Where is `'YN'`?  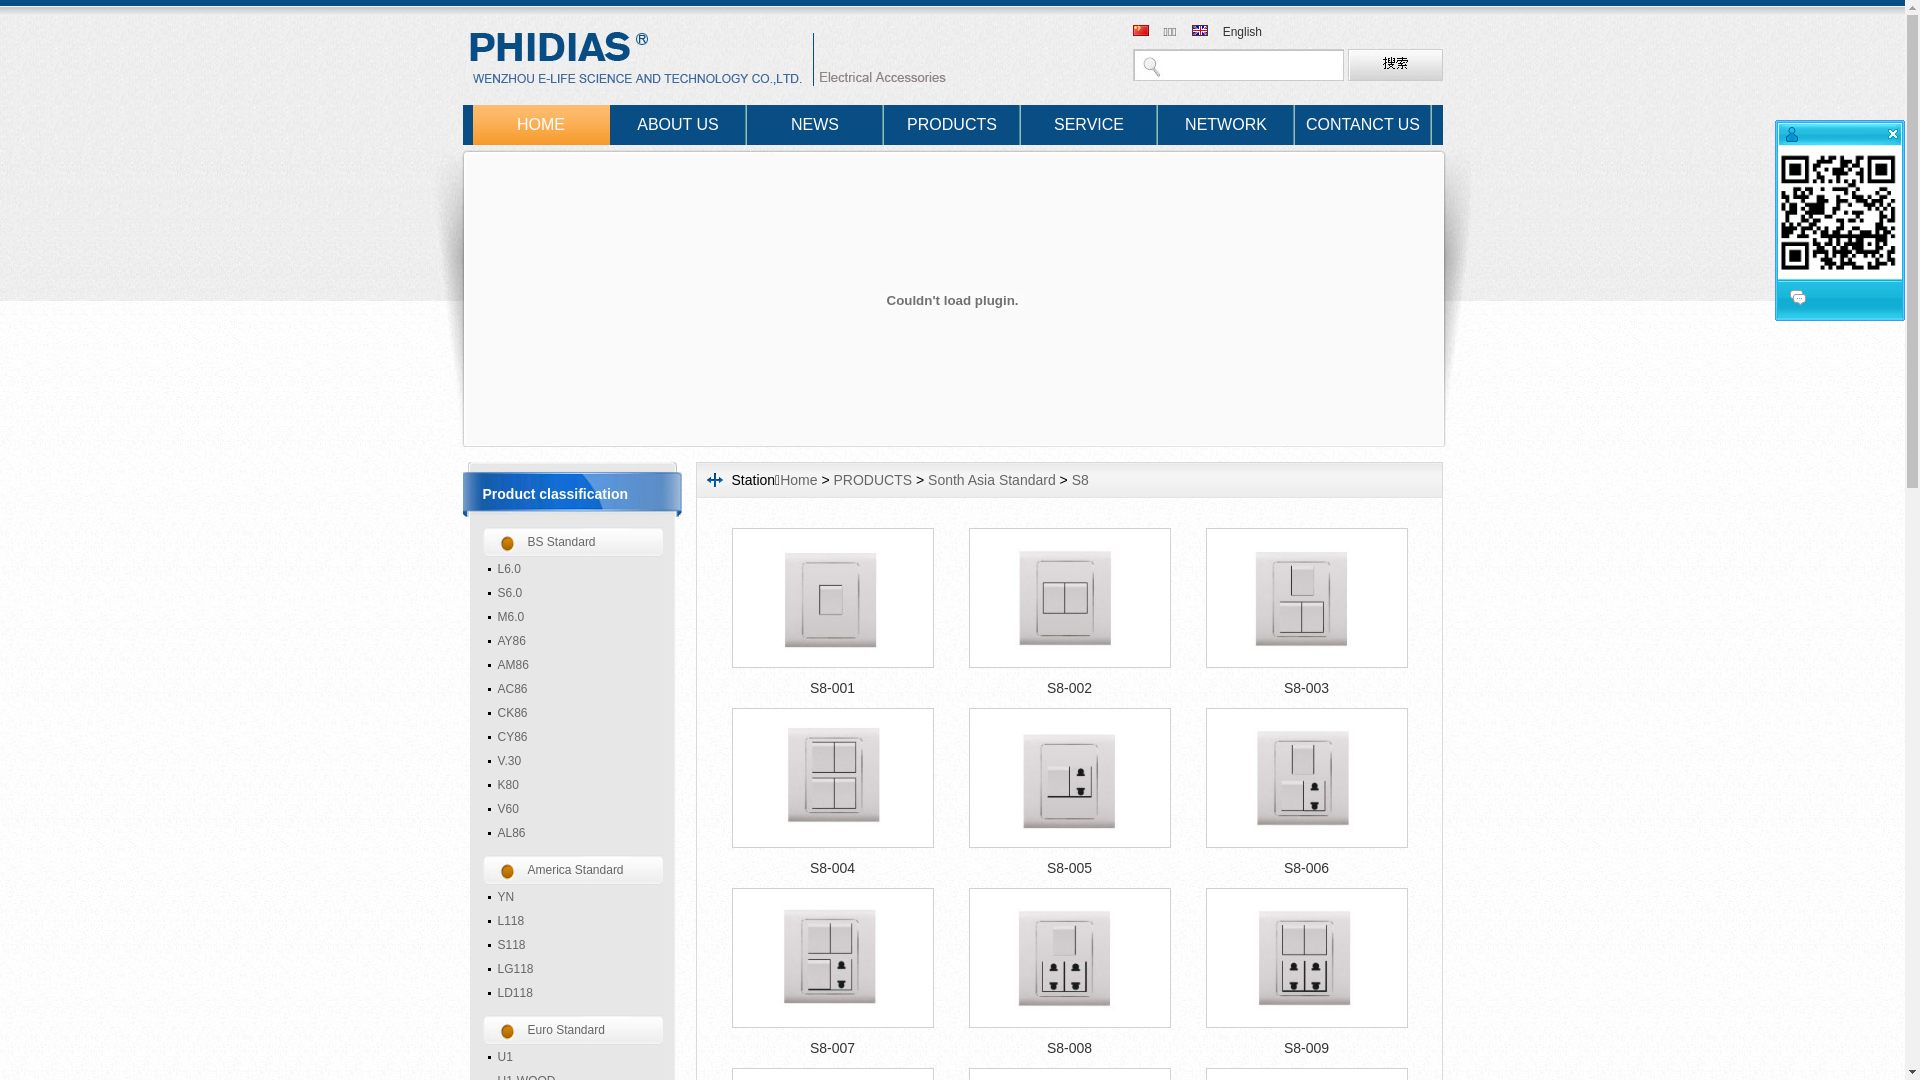
'YN' is located at coordinates (460, 896).